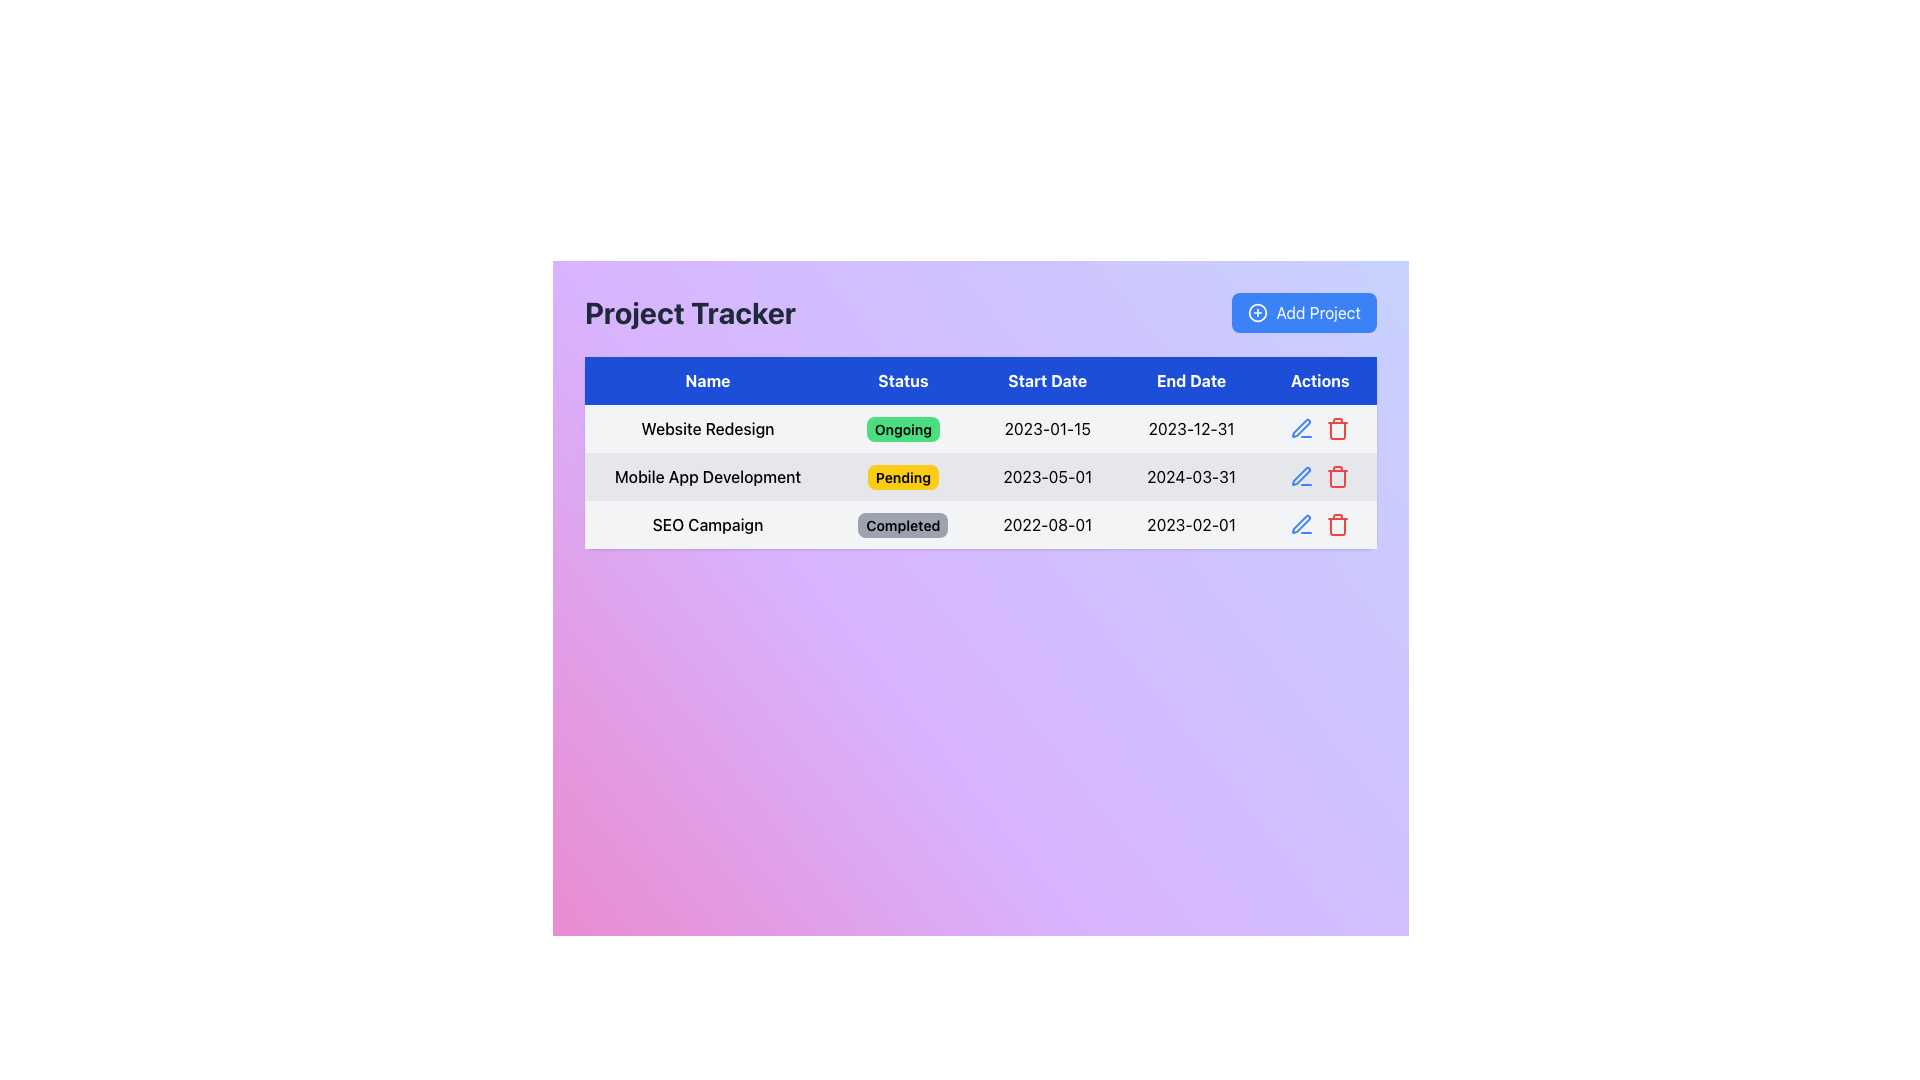 This screenshot has height=1080, width=1920. What do you see at coordinates (1046, 523) in the screenshot?
I see `the static text component displaying the start date for the project titled 'SEO Campaign' in the 'Start Date' column of the third row in the project tracking table` at bounding box center [1046, 523].